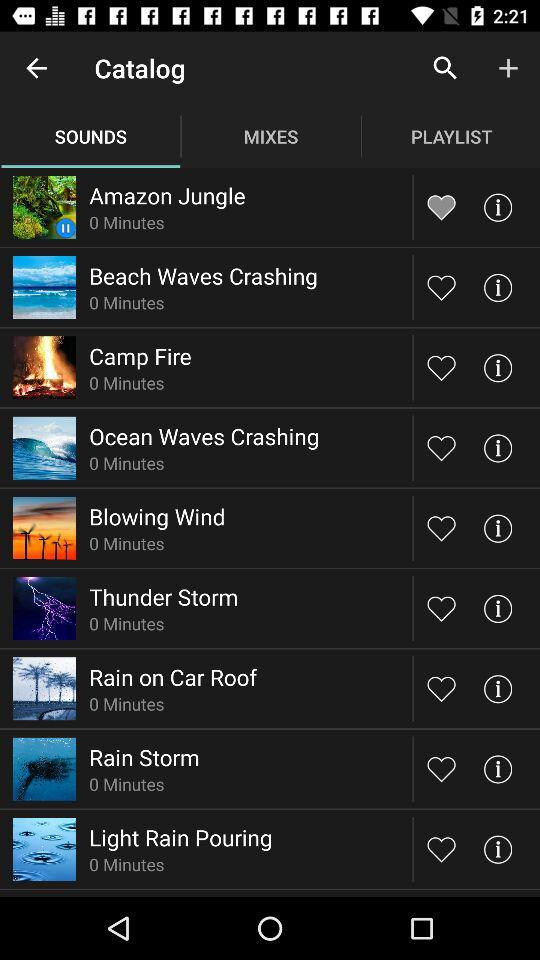 The image size is (540, 960). I want to click on app to the left of catalog item, so click(36, 68).